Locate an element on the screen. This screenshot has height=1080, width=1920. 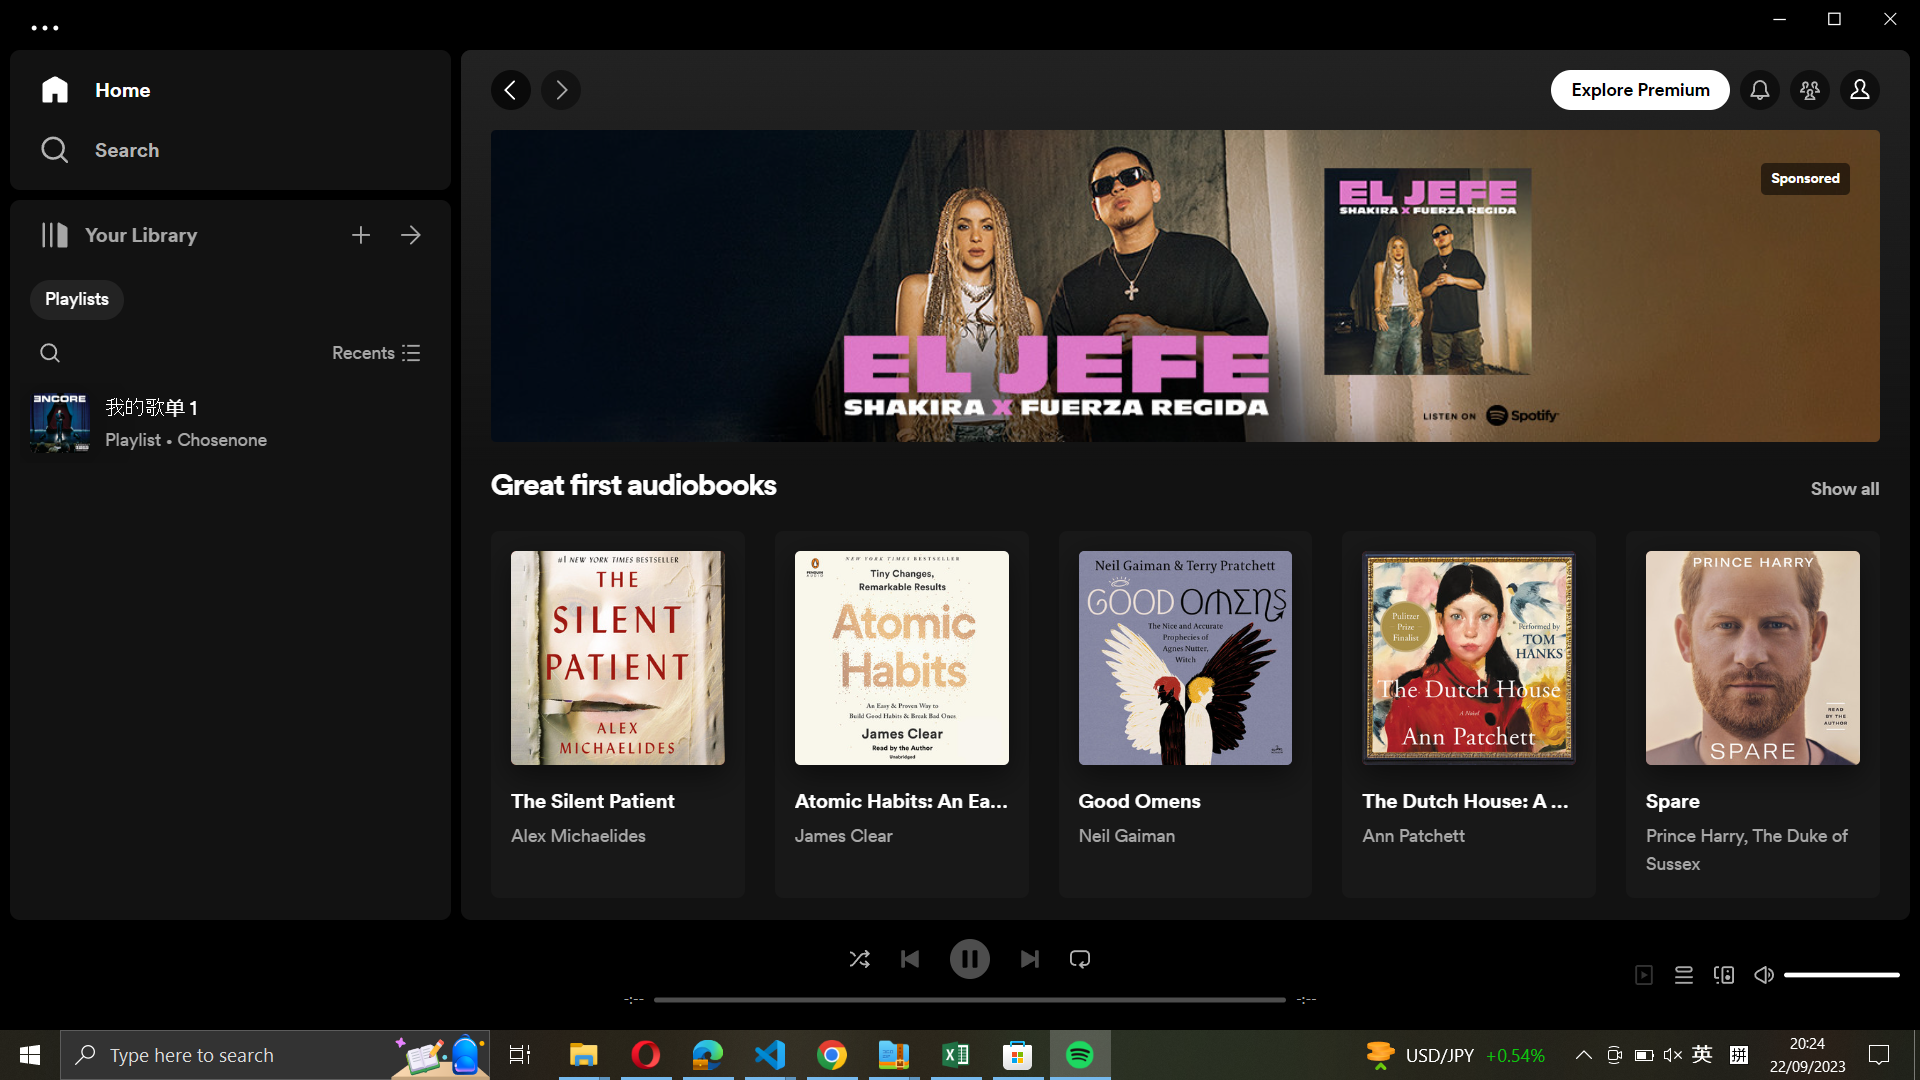
Terminate all currently open audiobooks is located at coordinates (376, 350).